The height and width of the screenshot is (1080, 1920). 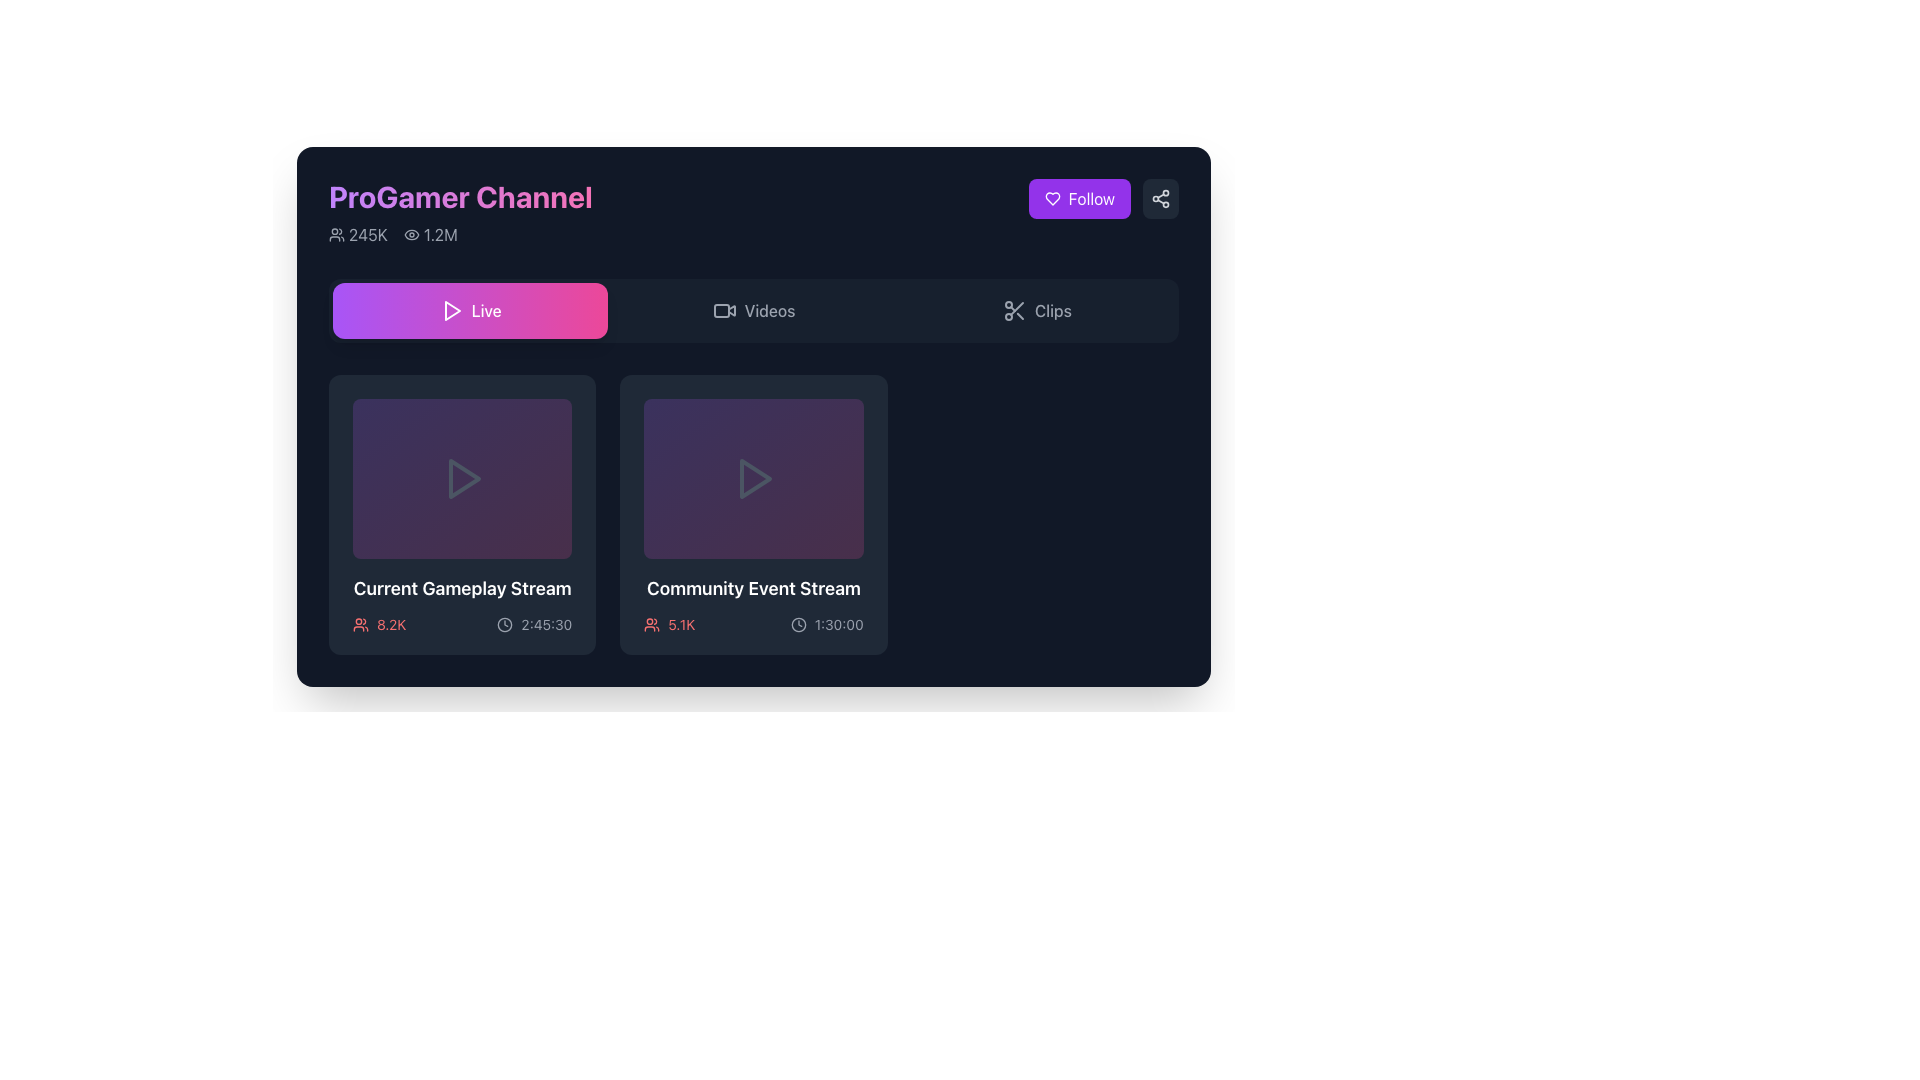 What do you see at coordinates (1102, 199) in the screenshot?
I see `the follow button located at the top-right corner of the channel information section to observe hover effects` at bounding box center [1102, 199].